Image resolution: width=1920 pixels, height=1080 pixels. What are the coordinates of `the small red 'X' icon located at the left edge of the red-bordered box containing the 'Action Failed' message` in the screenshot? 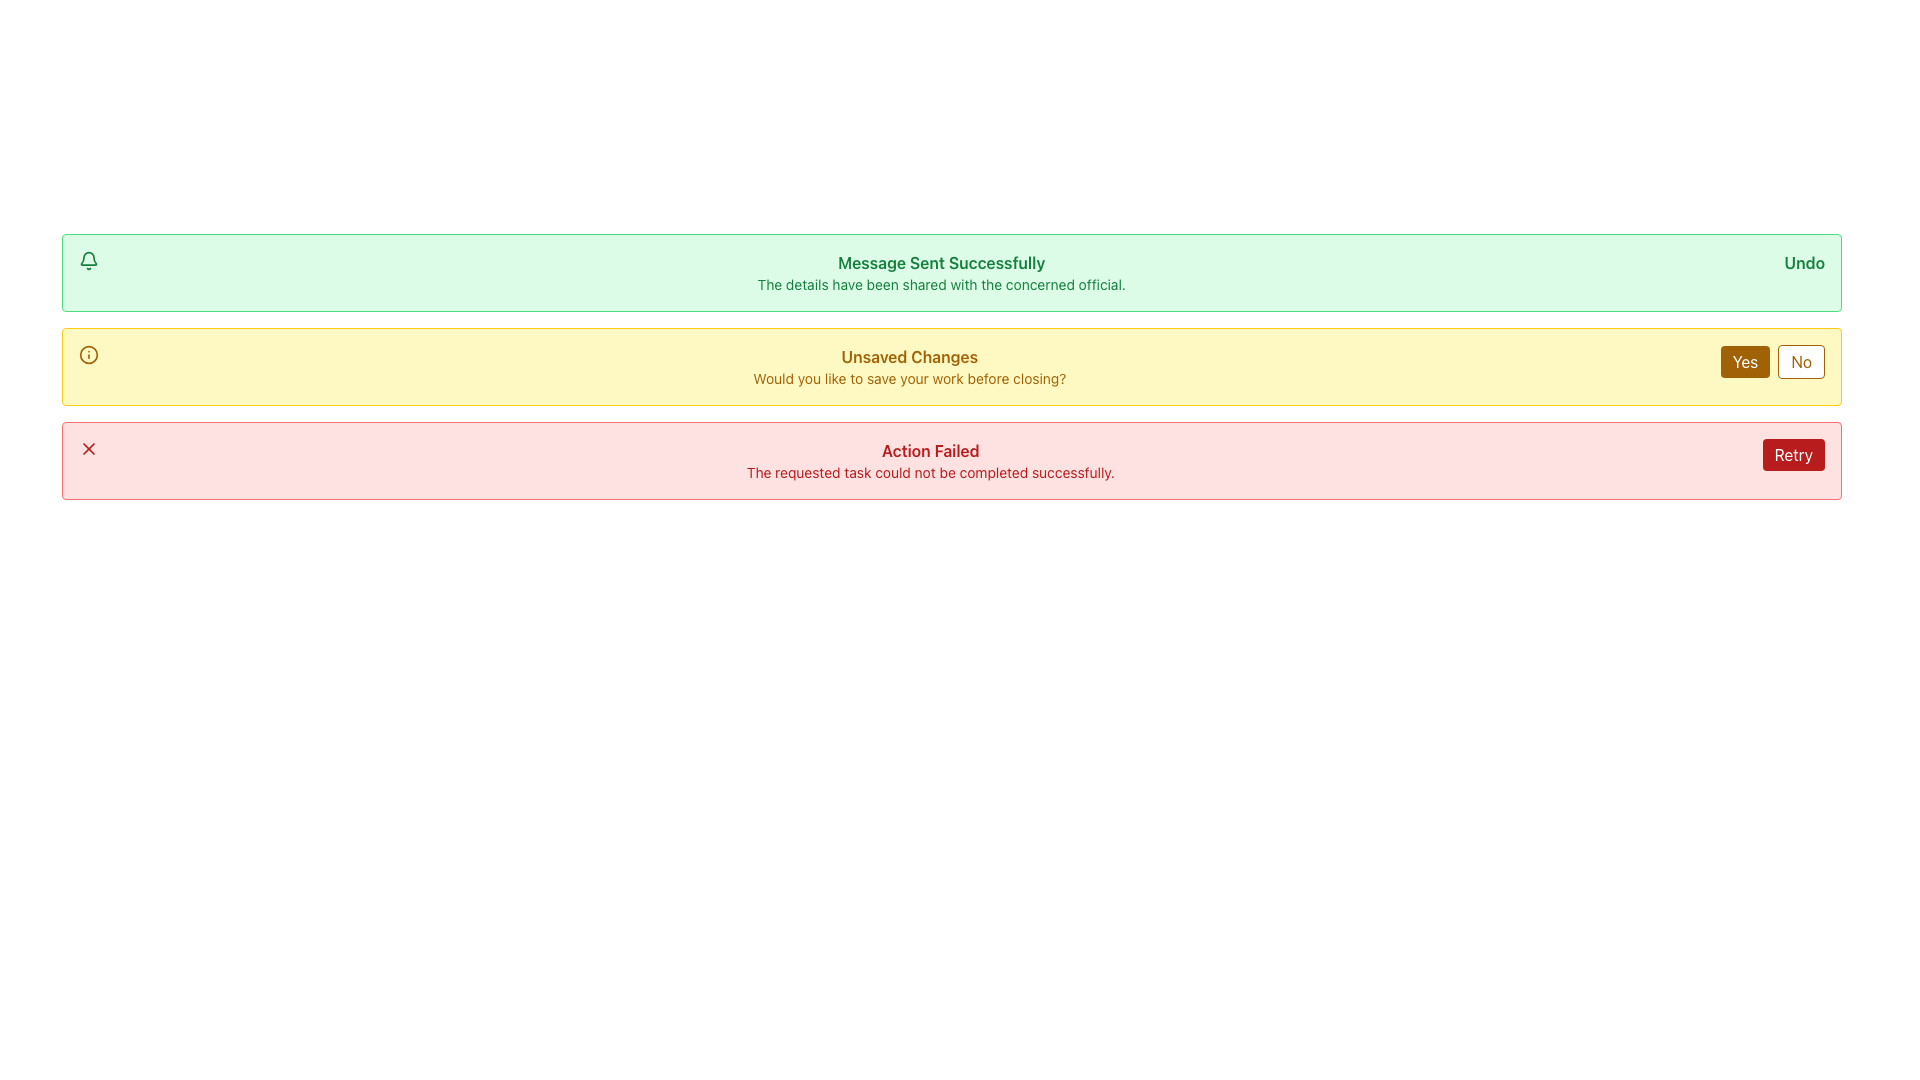 It's located at (88, 447).